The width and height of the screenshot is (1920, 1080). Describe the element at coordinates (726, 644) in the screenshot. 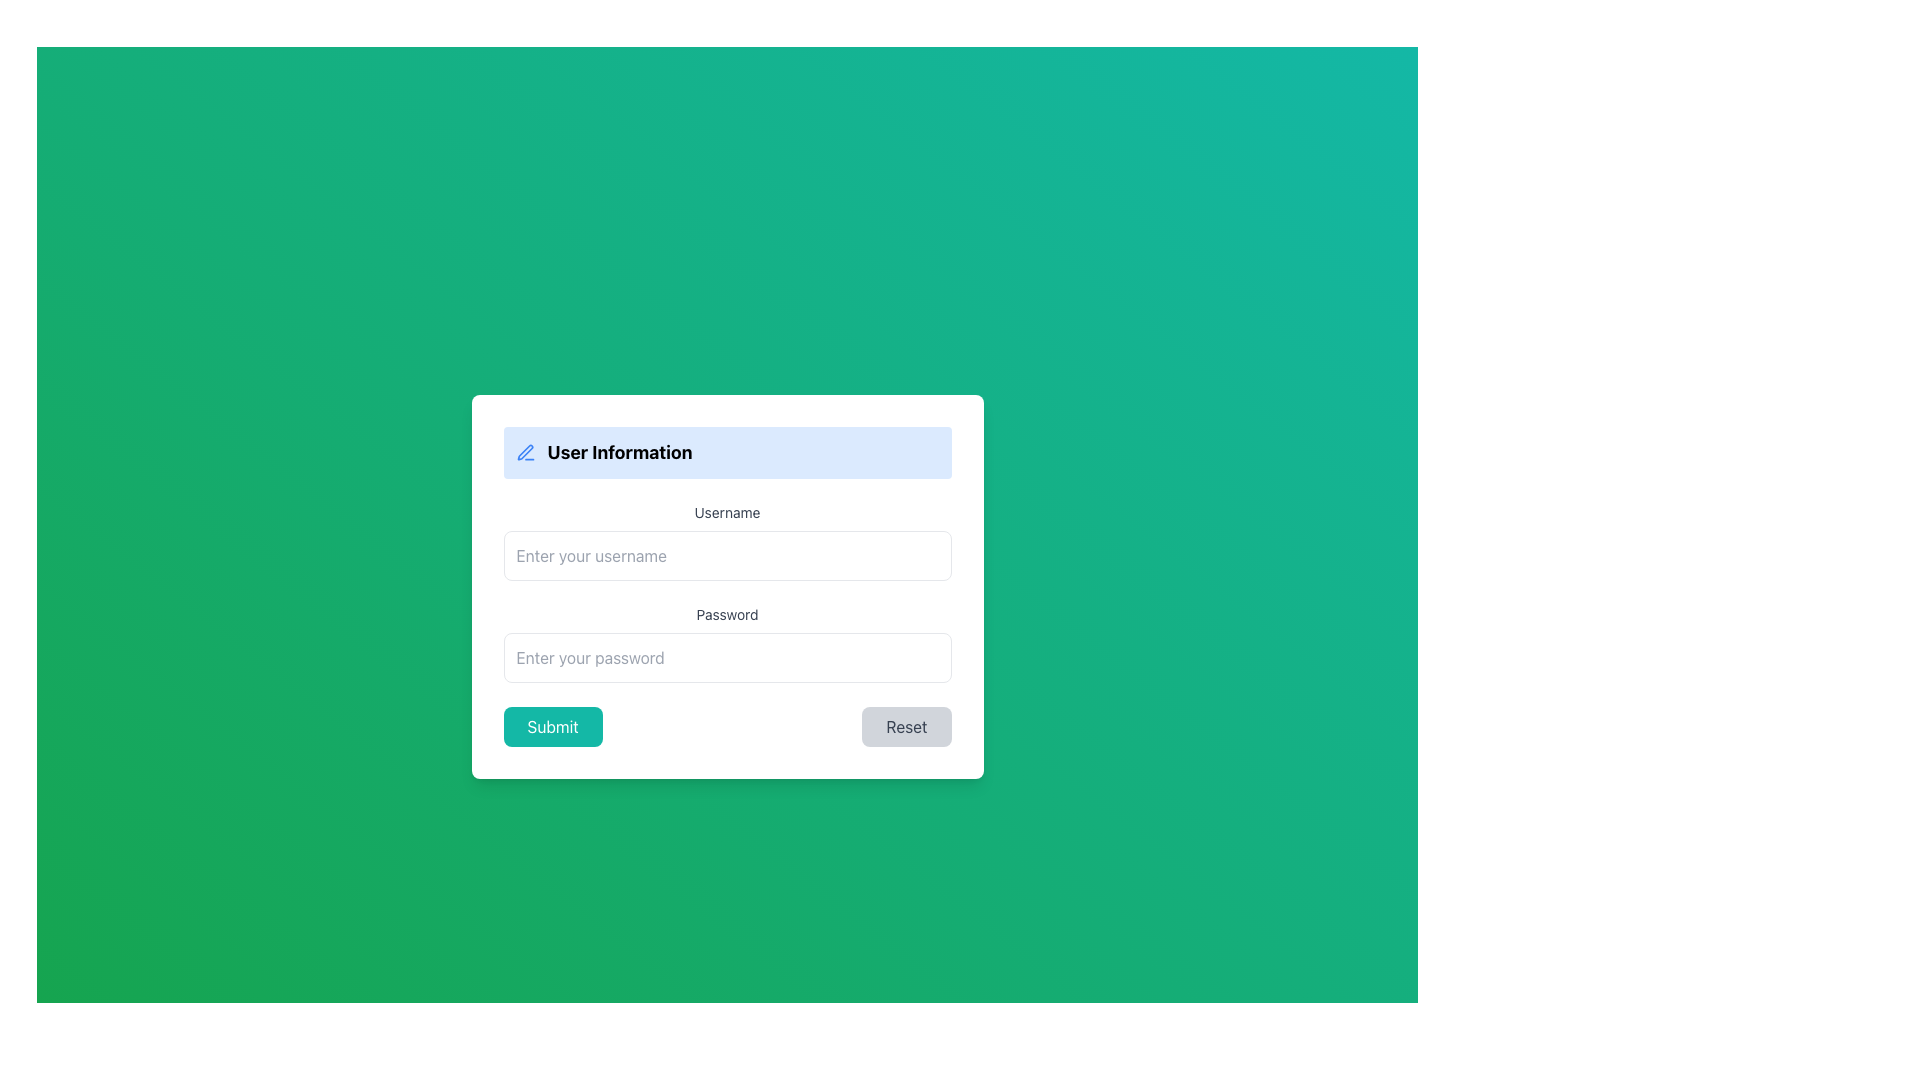

I see `the 'Password' input field to focus and start typing in the password input box located below the 'Username' input box in the 'User Information' form` at that location.